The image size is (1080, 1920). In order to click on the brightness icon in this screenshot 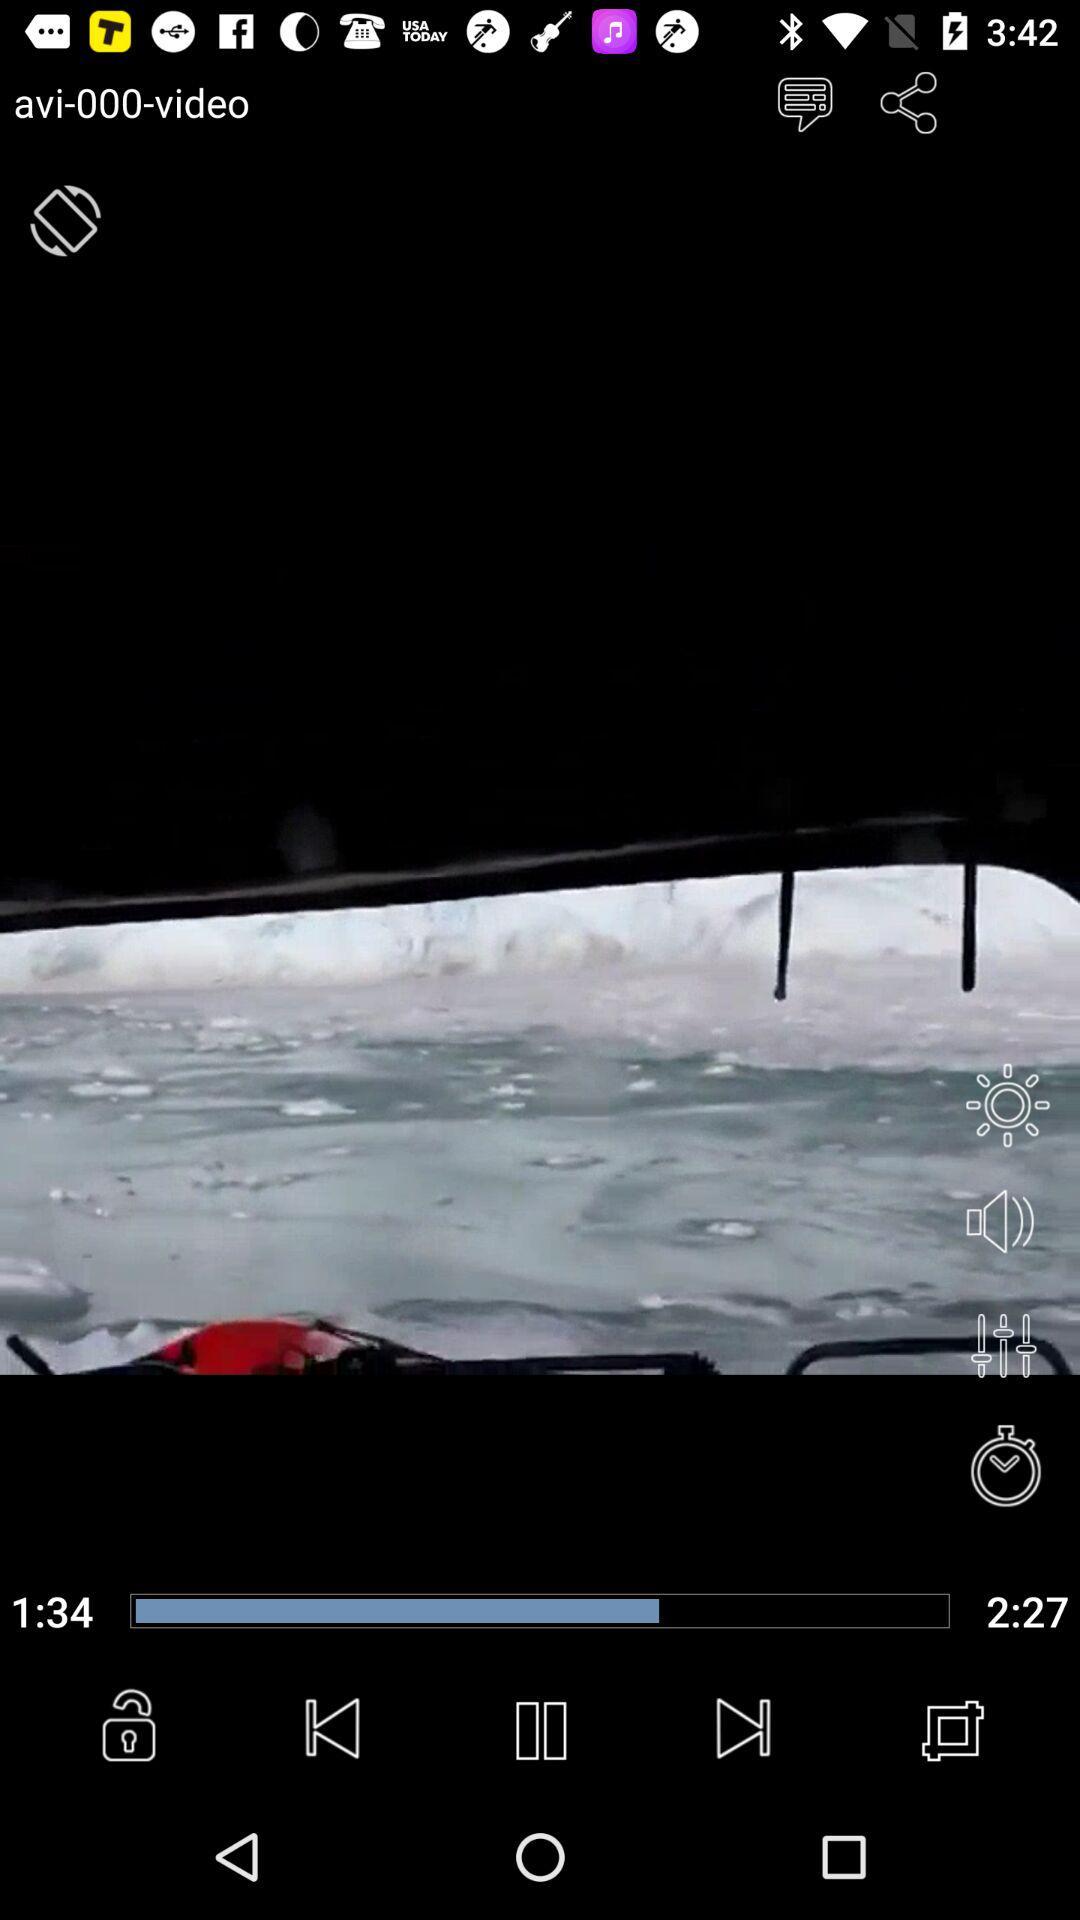, I will do `click(1007, 1103)`.